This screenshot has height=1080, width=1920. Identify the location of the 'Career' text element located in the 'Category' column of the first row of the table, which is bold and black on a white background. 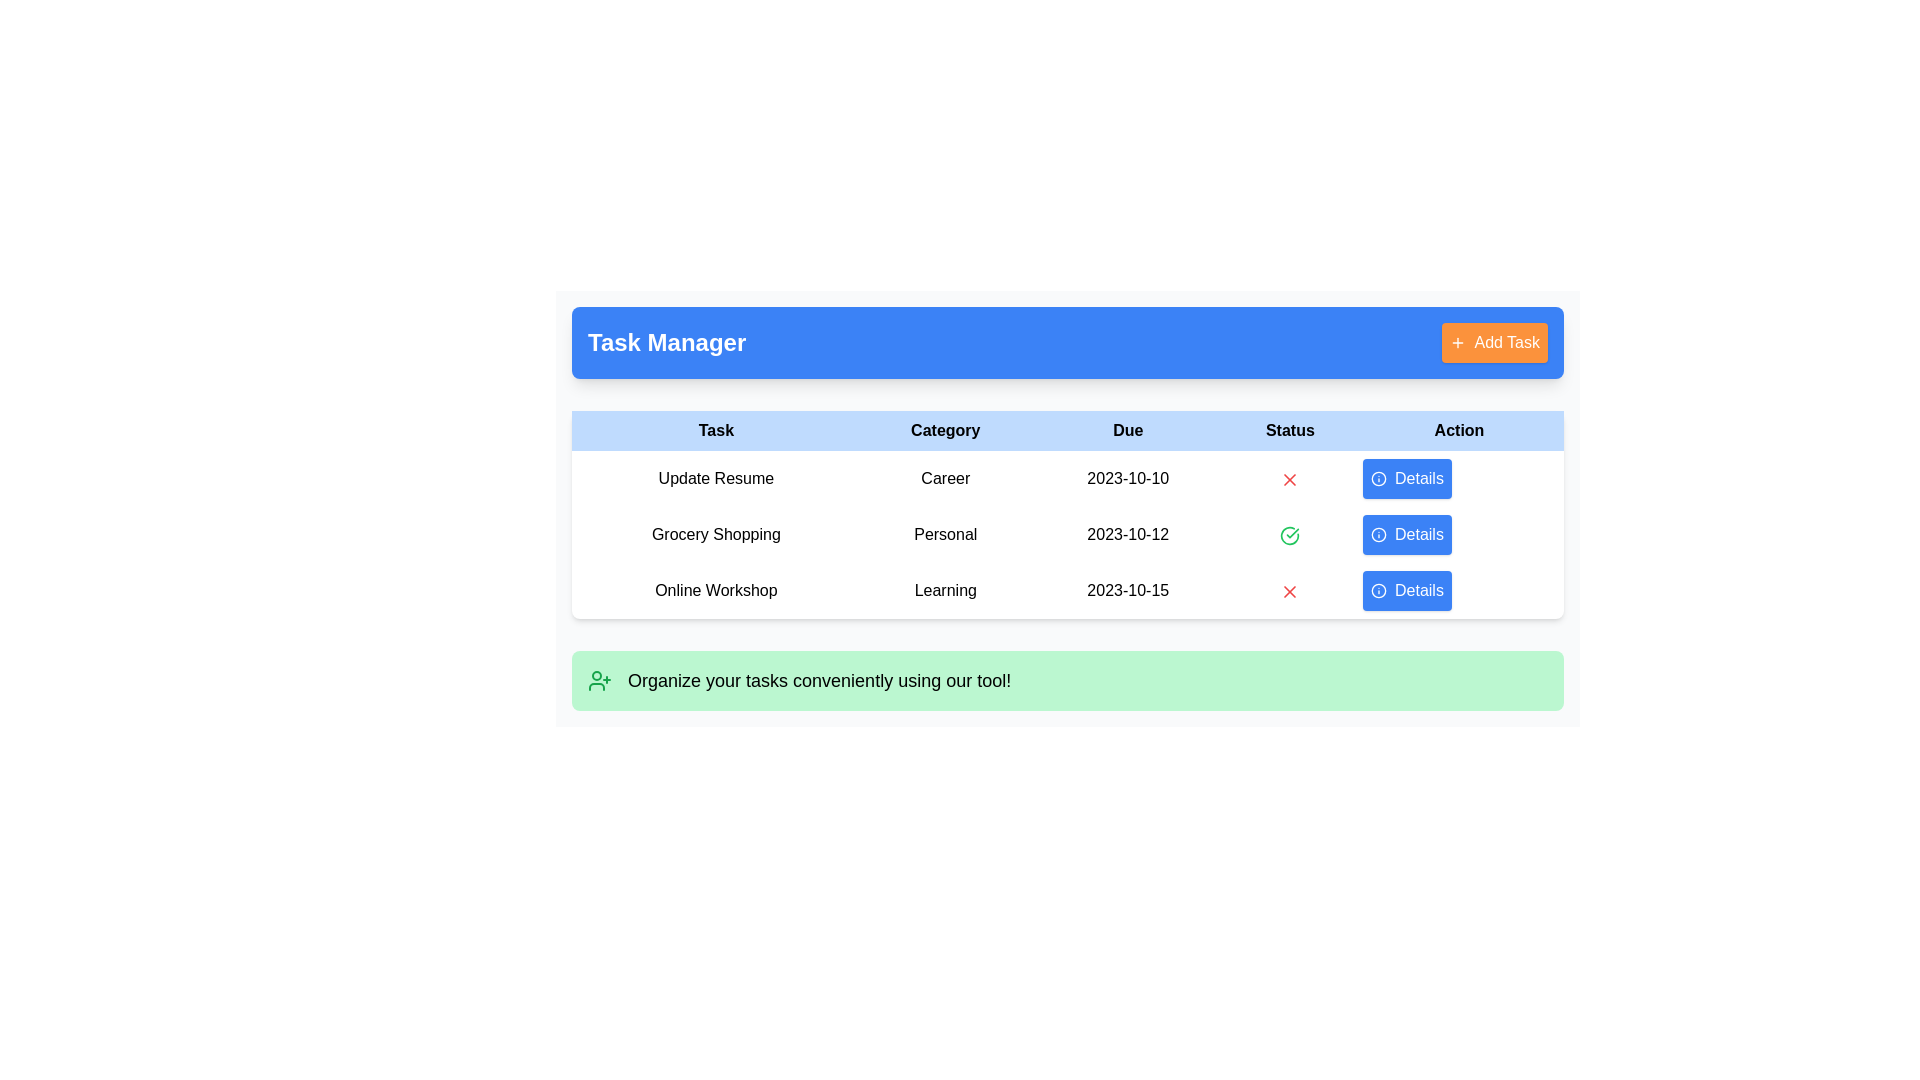
(944, 478).